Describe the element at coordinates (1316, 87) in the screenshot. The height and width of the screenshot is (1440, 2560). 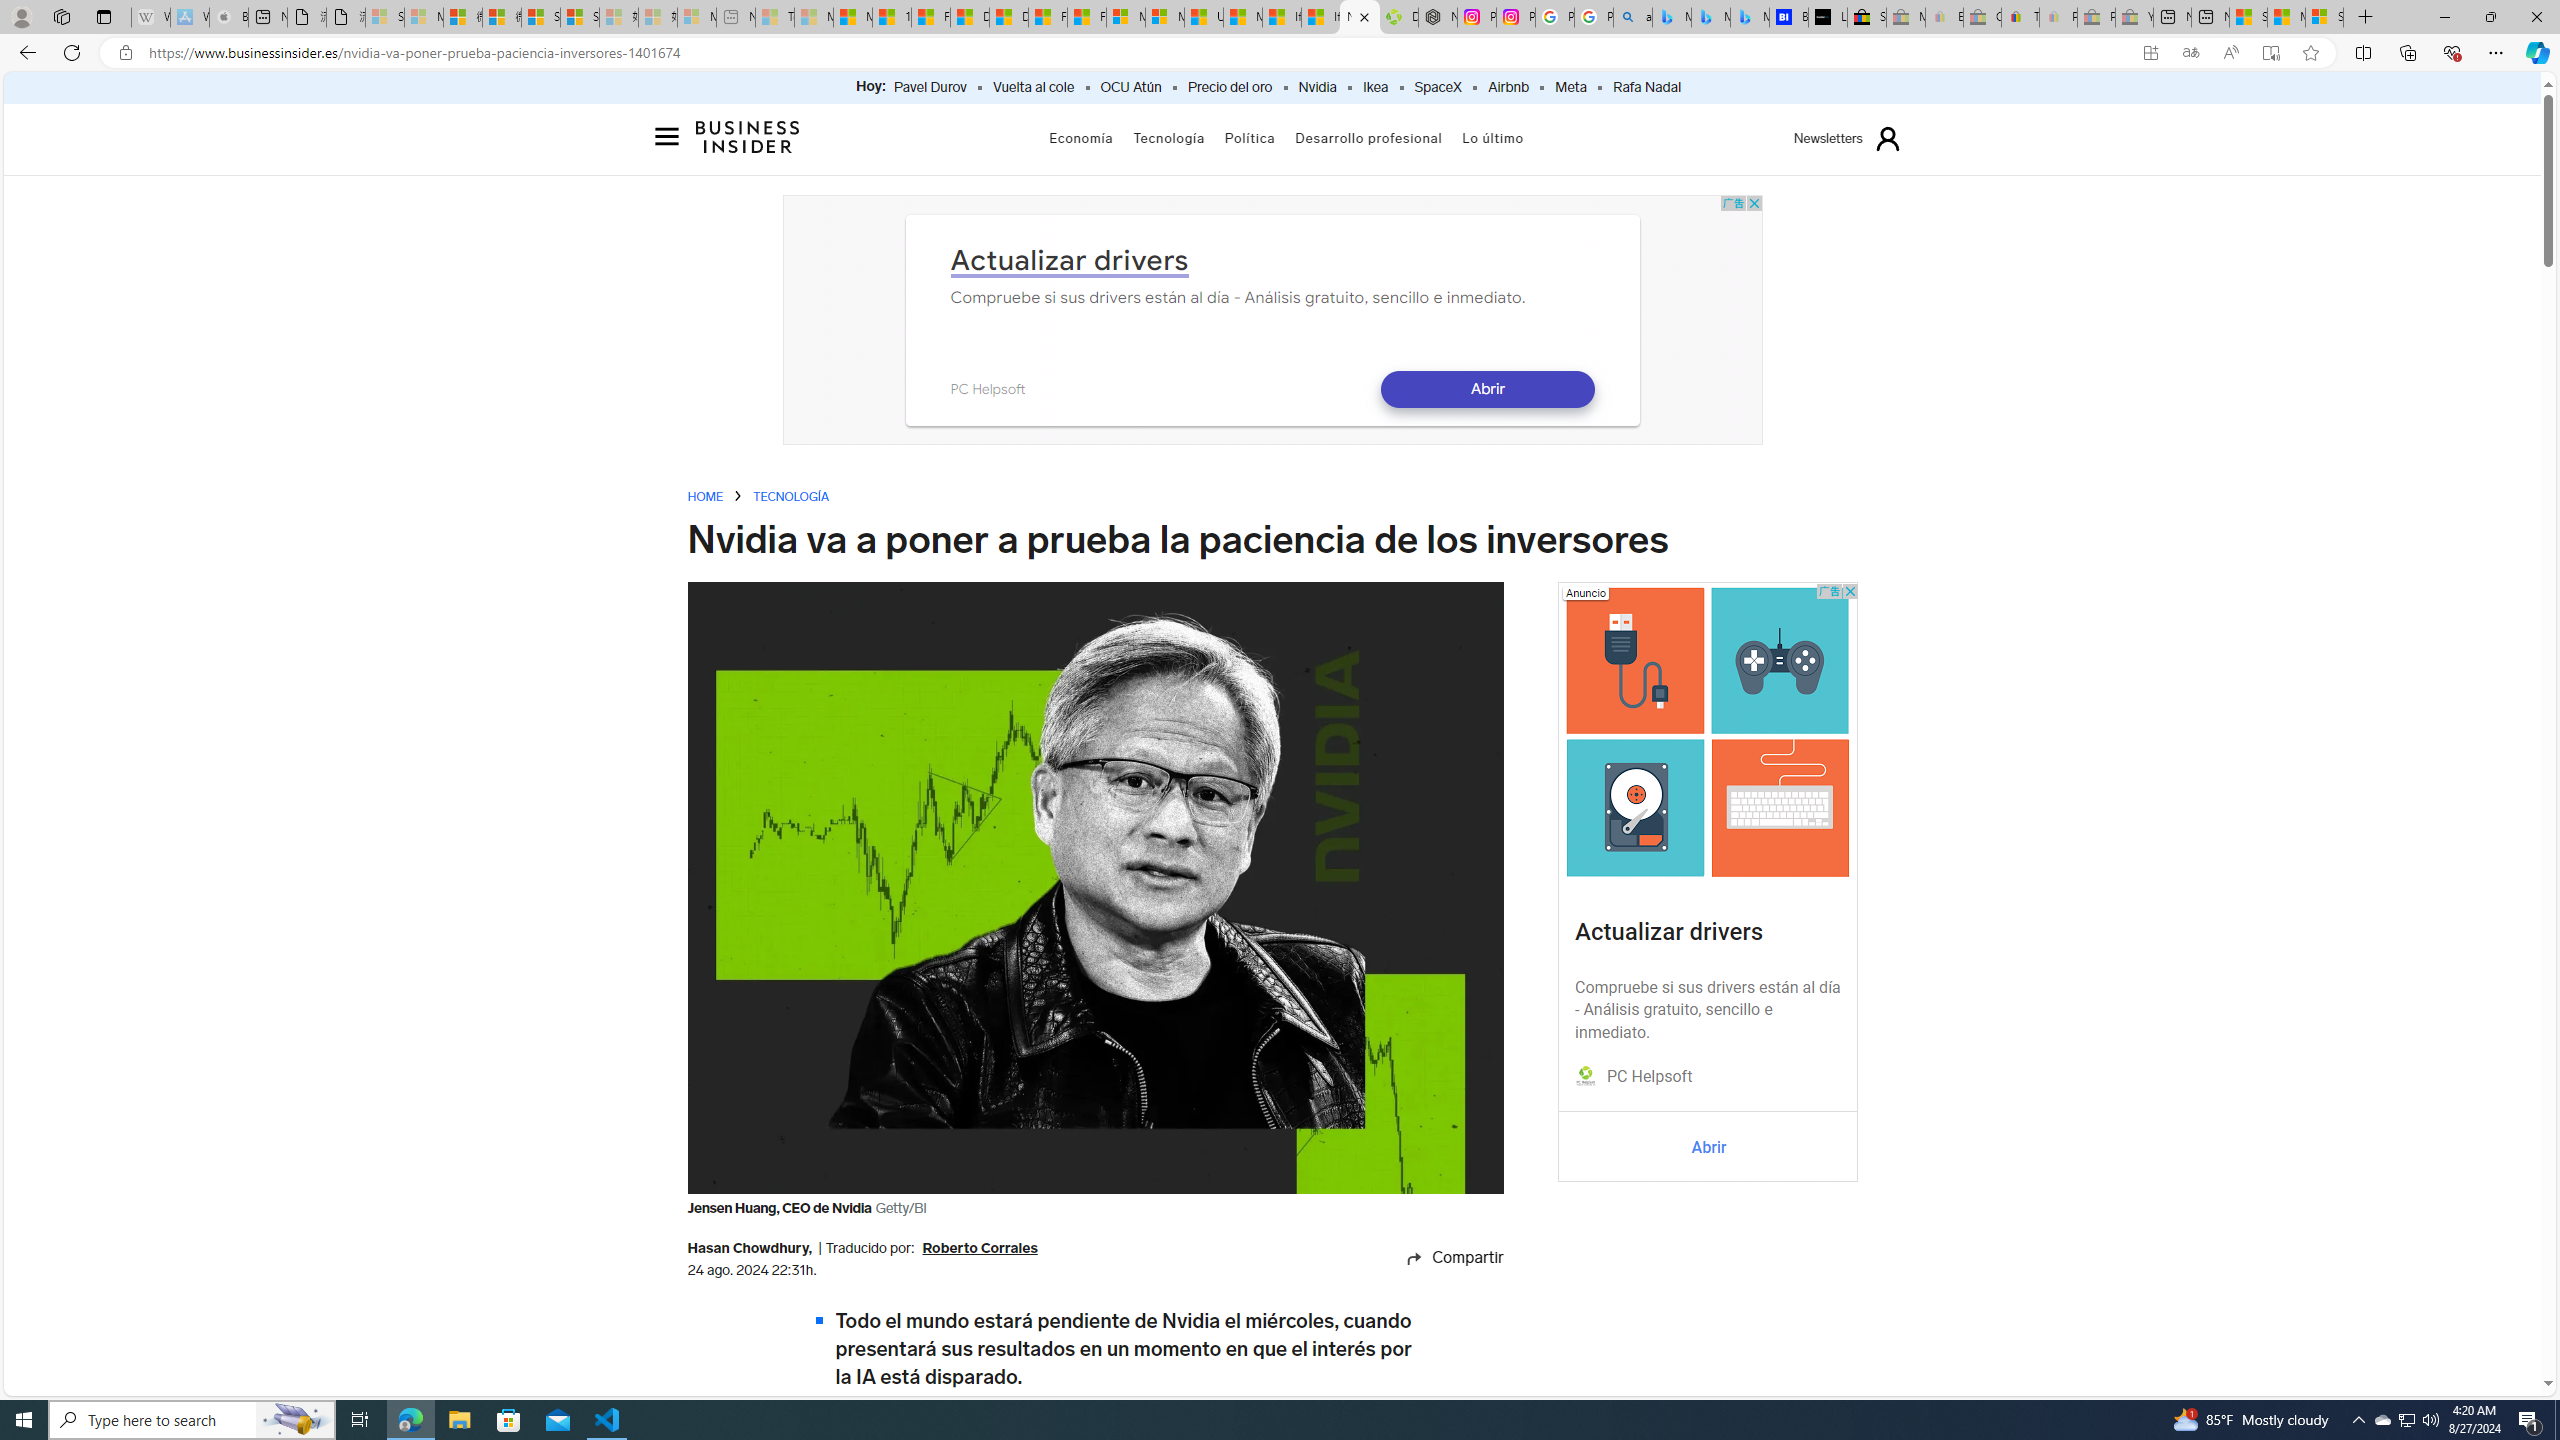
I see `'Nvidia'` at that location.